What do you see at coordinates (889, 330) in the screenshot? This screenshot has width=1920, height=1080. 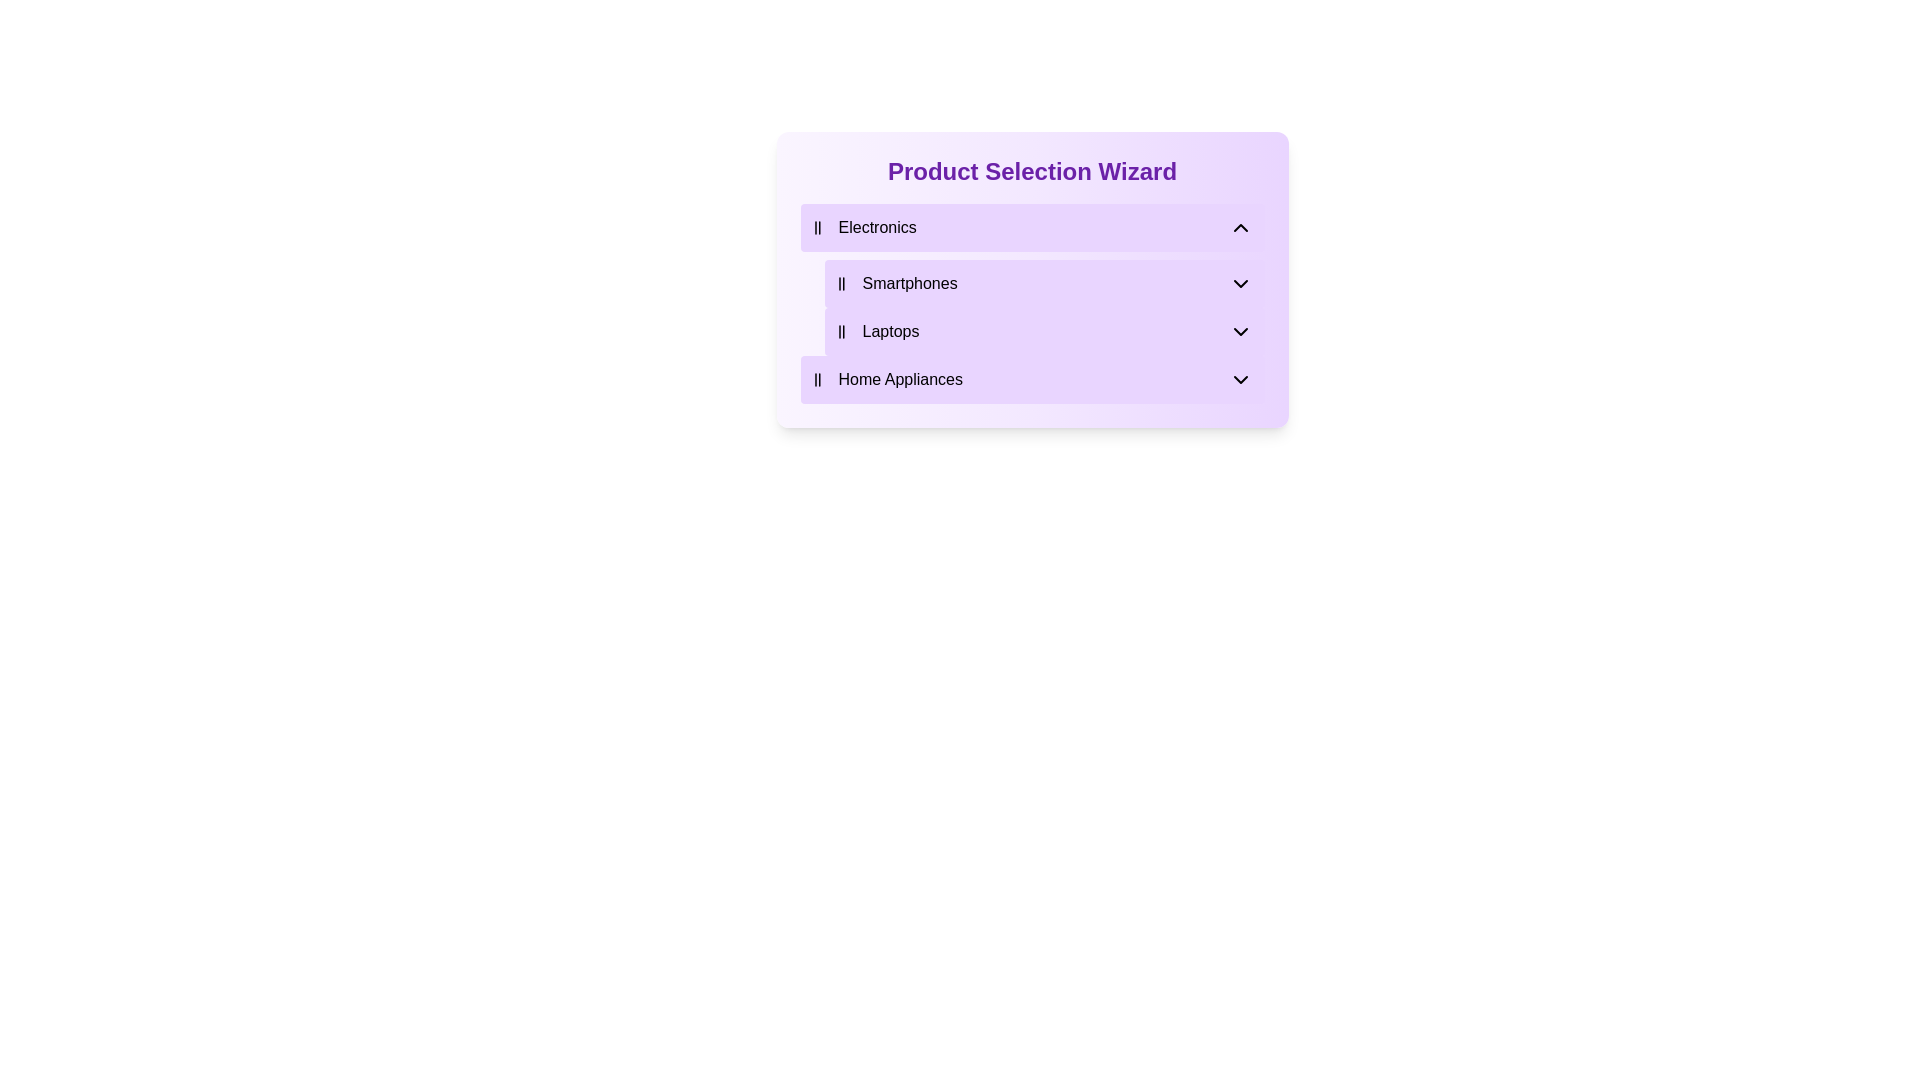 I see `the text label that reads 'Laptops' within the submenu of the 'Electronics' section in the product selection wizard interface` at bounding box center [889, 330].